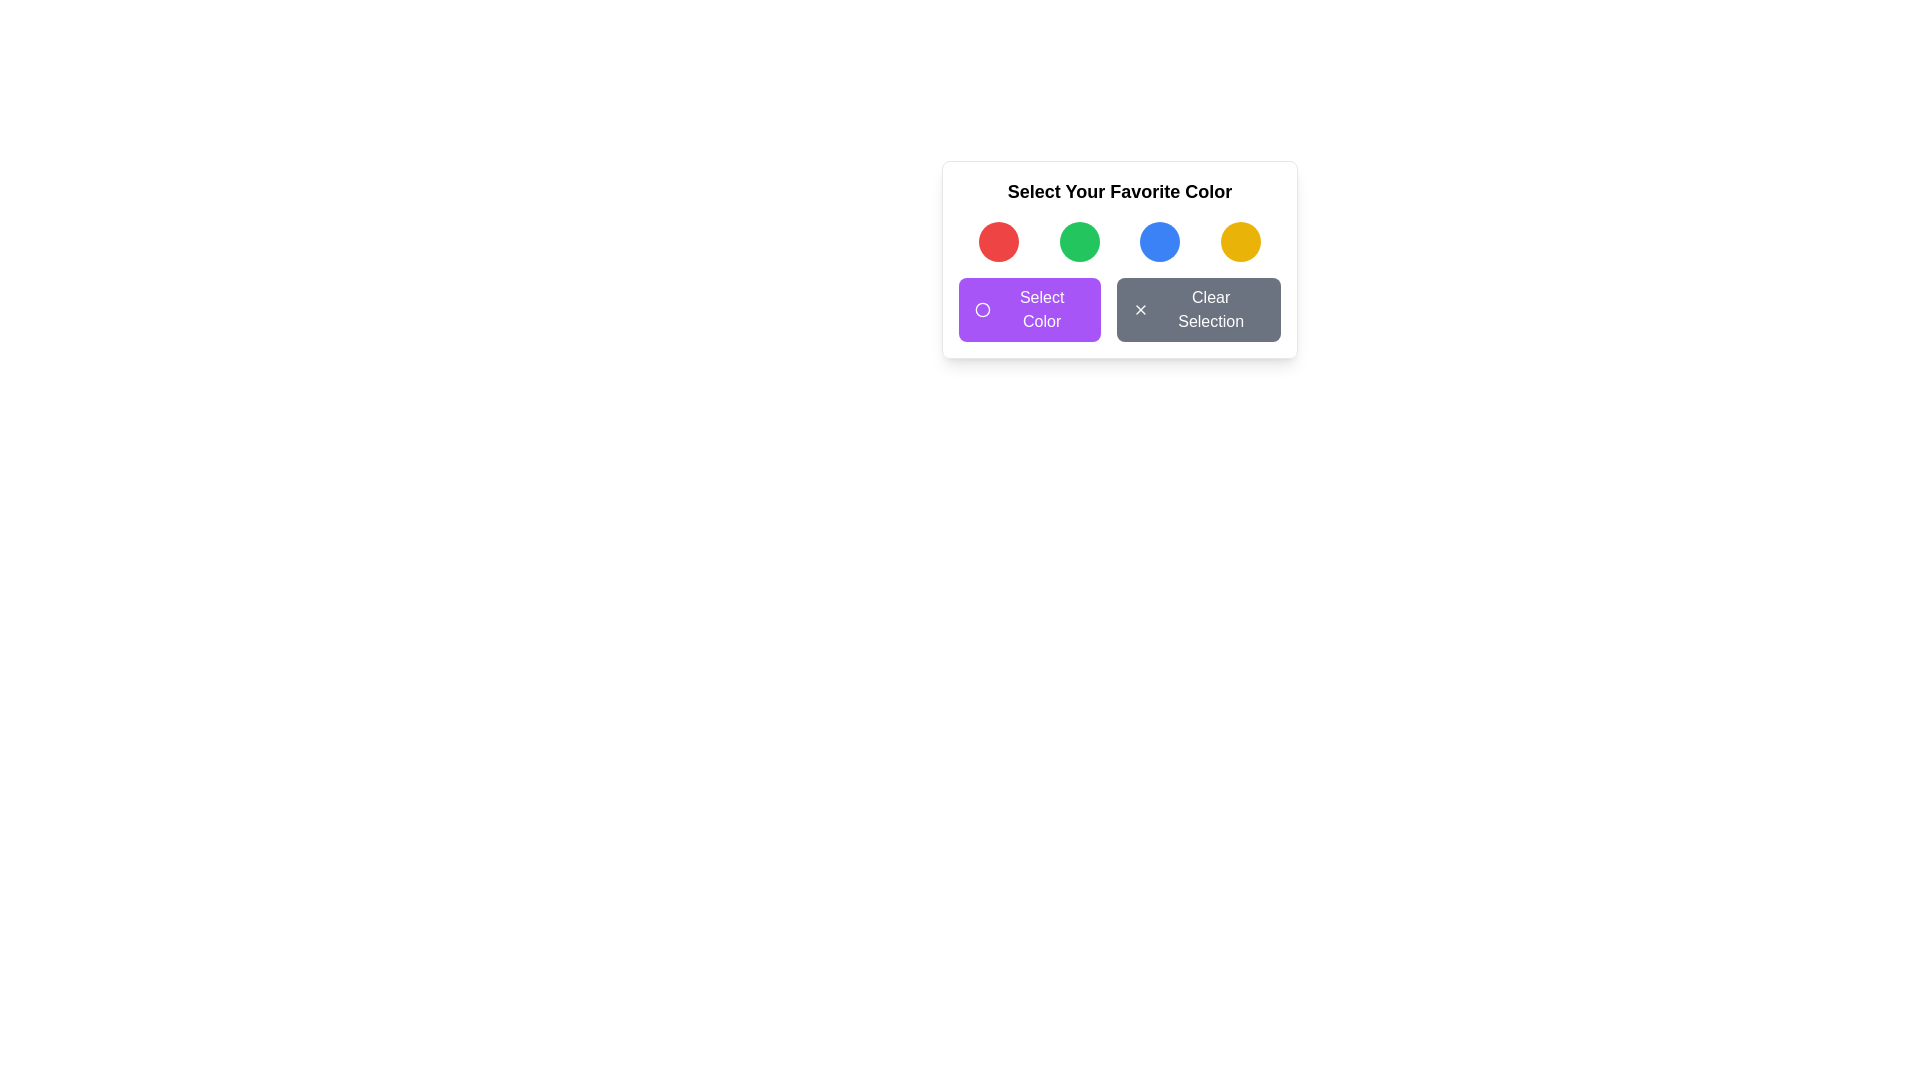  Describe the element at coordinates (1118, 258) in the screenshot. I see `the buttons within the card titled 'Select Your Favorite Color'` at that location.